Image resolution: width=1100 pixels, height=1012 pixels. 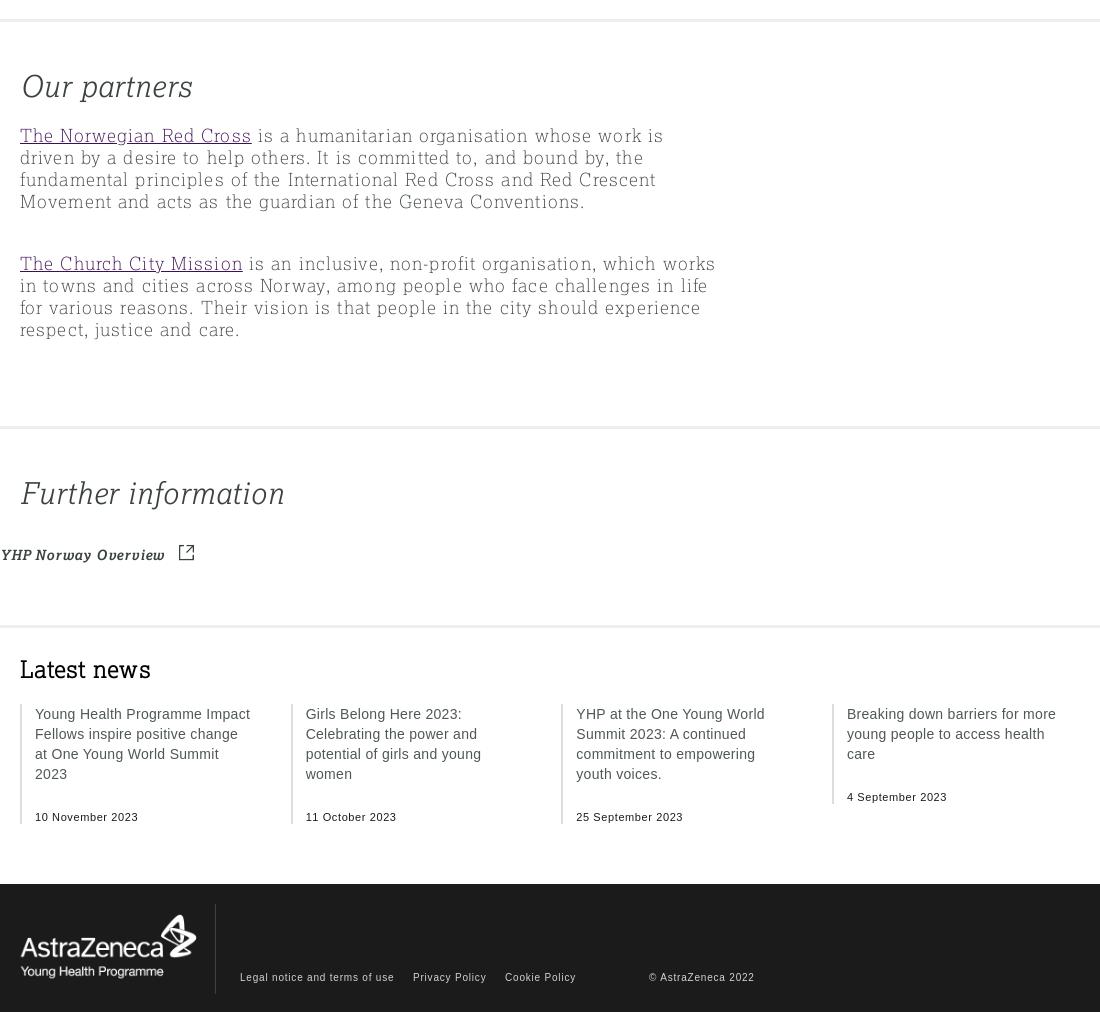 I want to click on '10 November 2023', so click(x=86, y=814).